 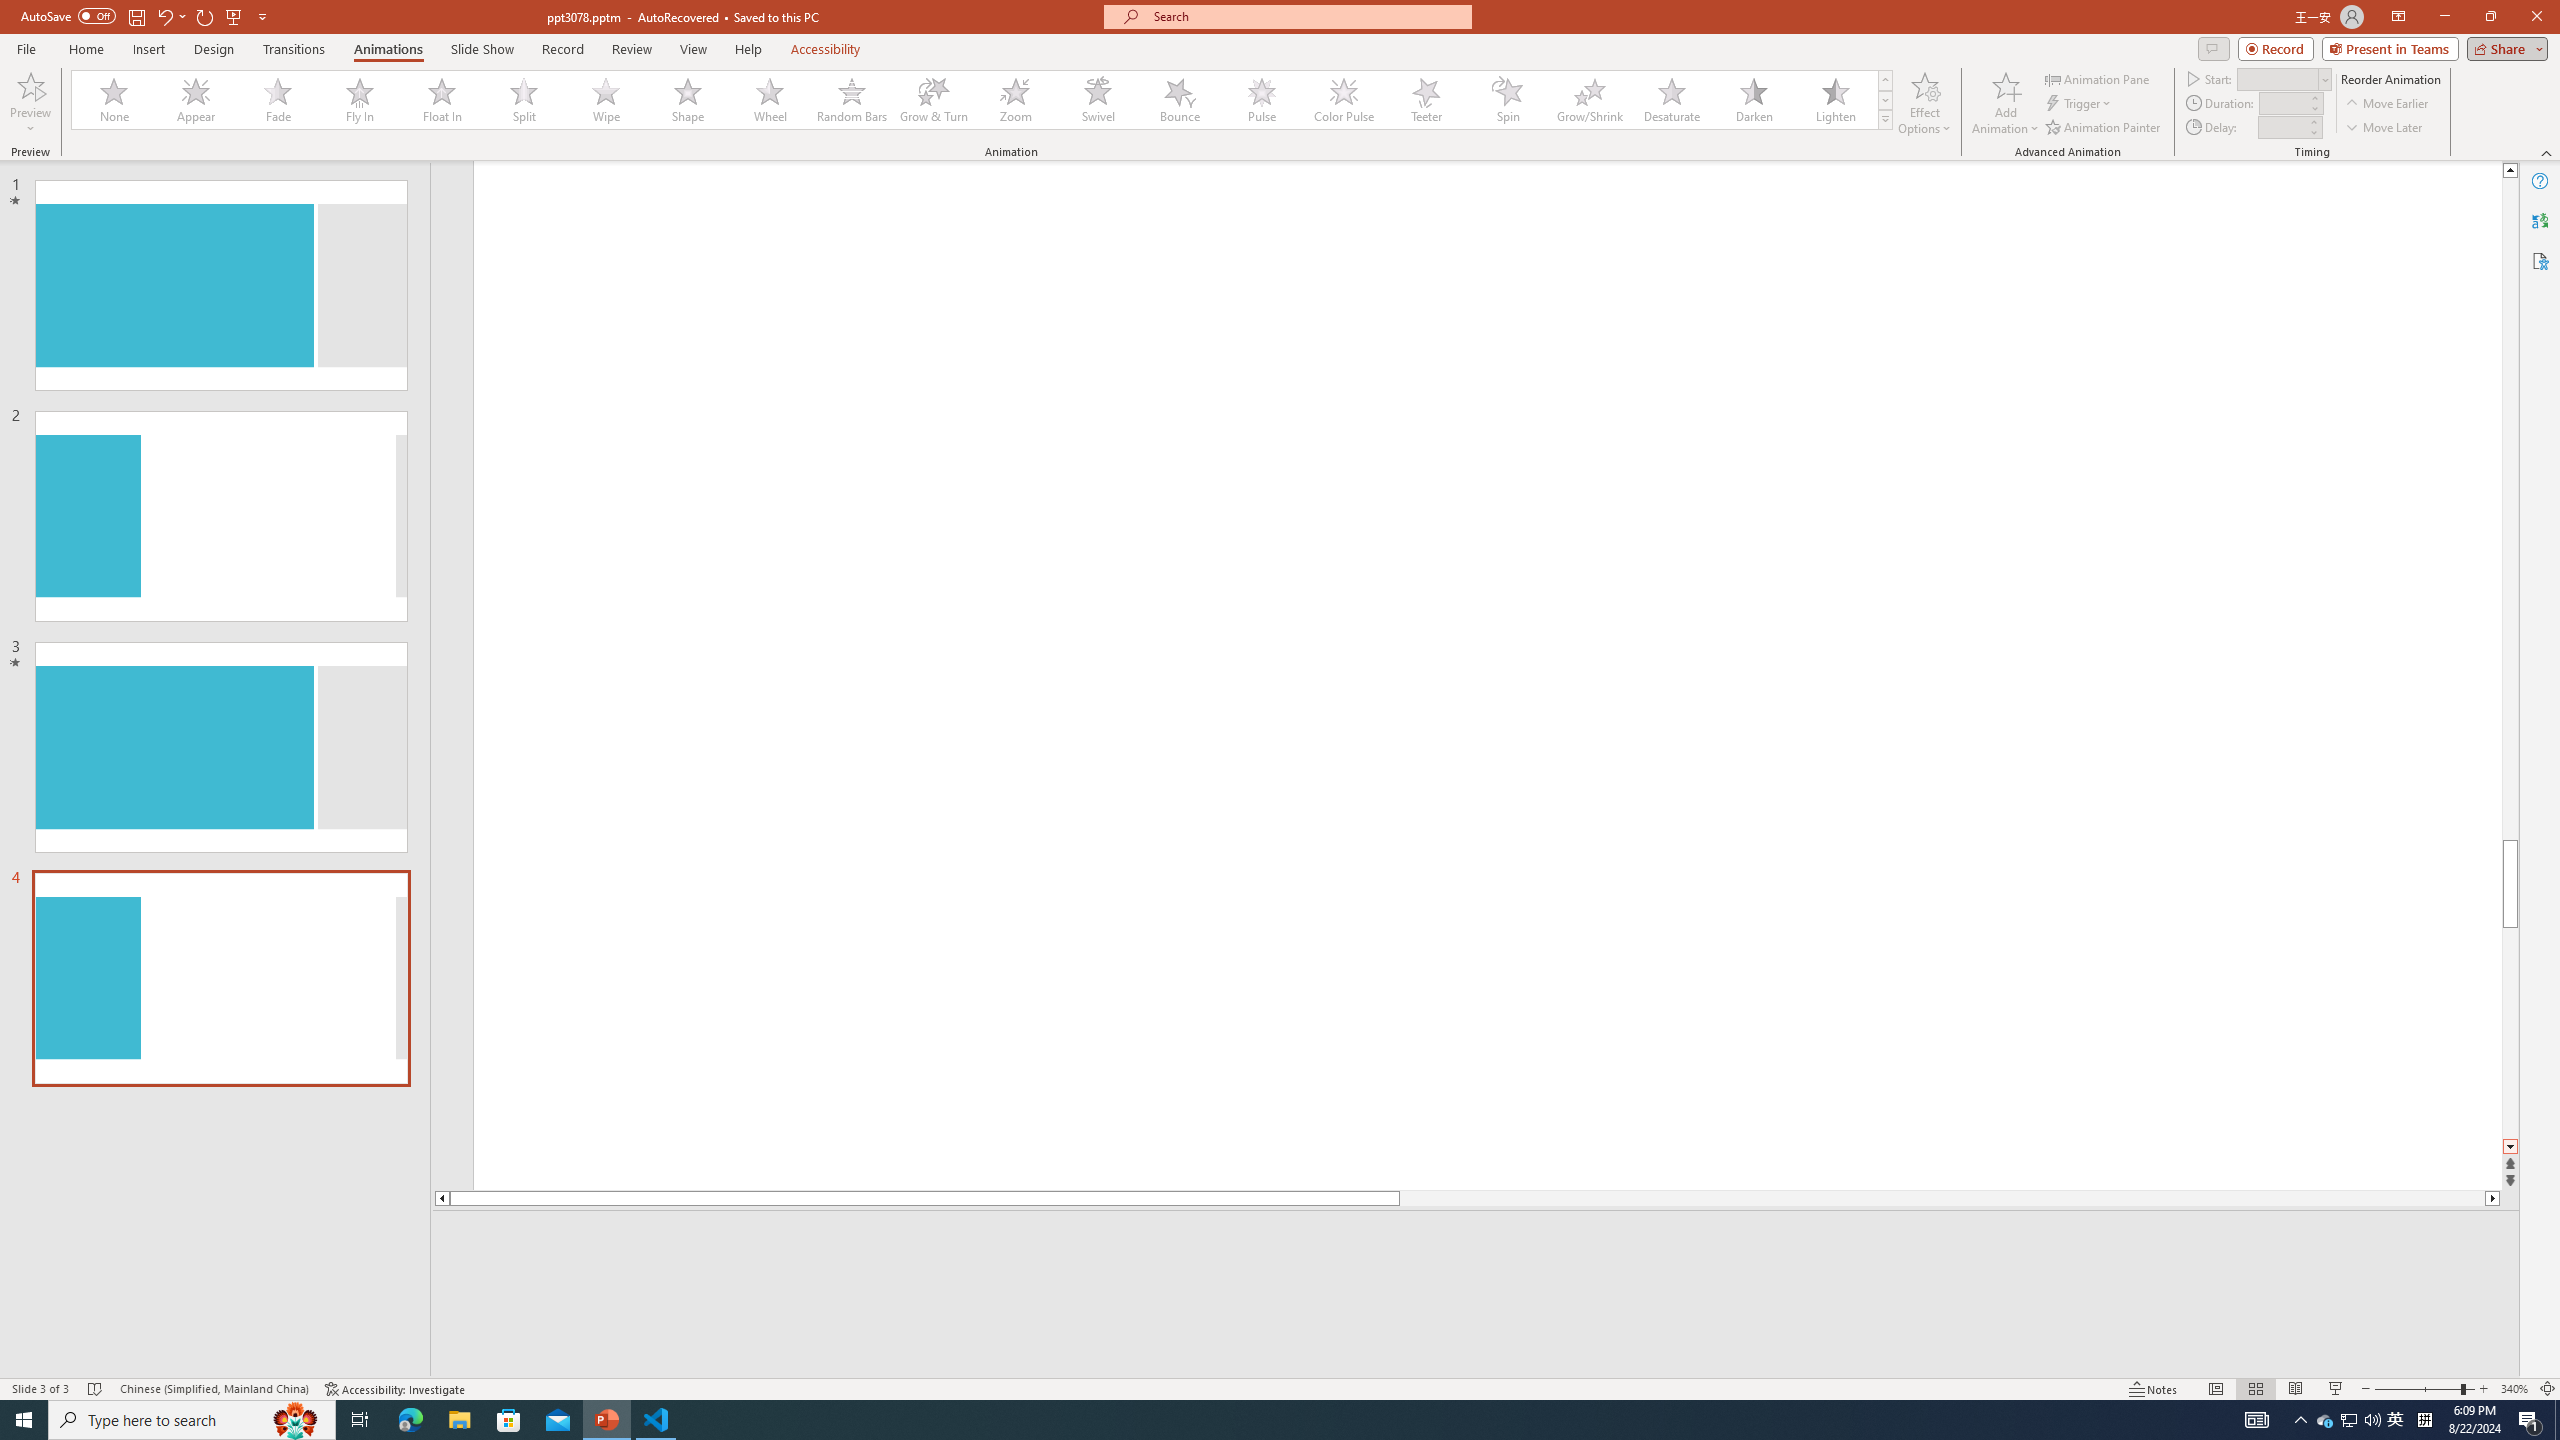 I want to click on 'Fly In', so click(x=359, y=99).